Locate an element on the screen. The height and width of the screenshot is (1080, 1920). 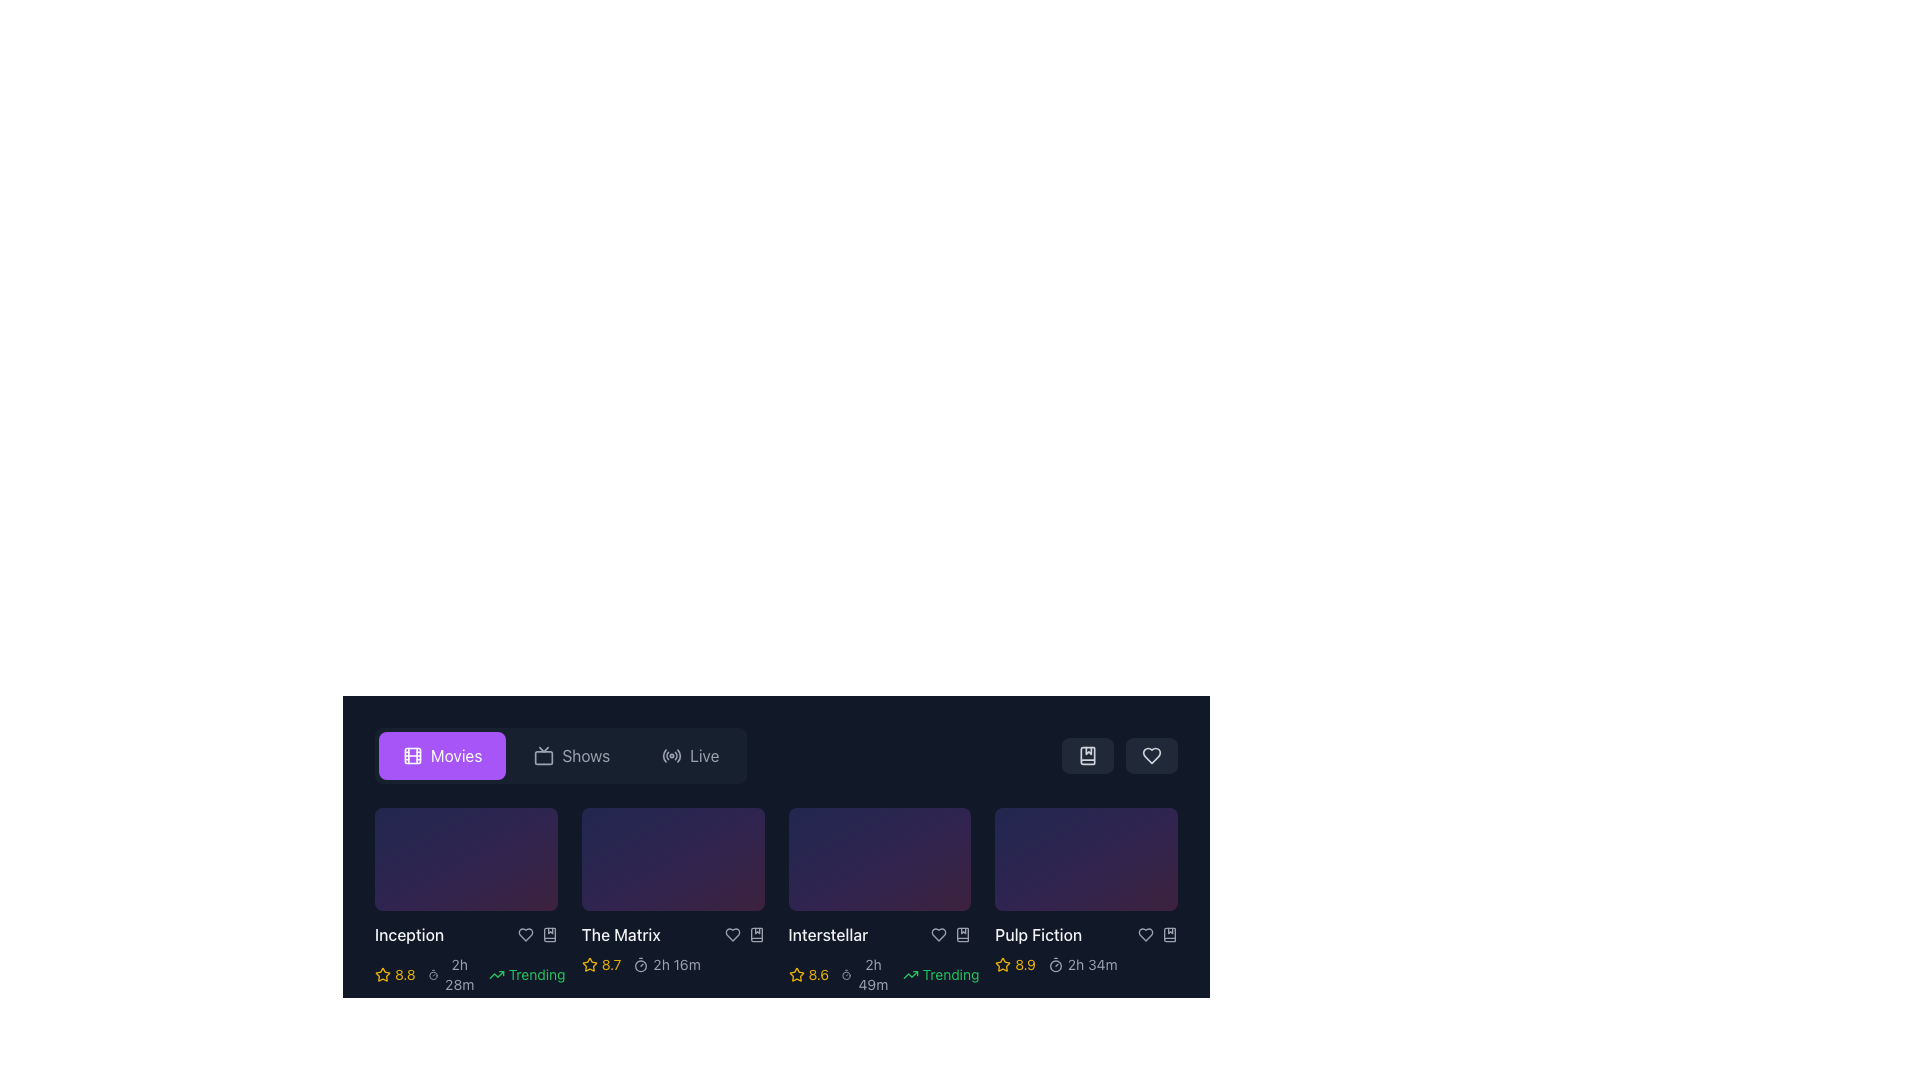
the third movie item card titled 'Interstellar', which has a gradient background and includes a rating of 8.6 and a 'Trending' label, located in a grid of movie cards is located at coordinates (879, 901).